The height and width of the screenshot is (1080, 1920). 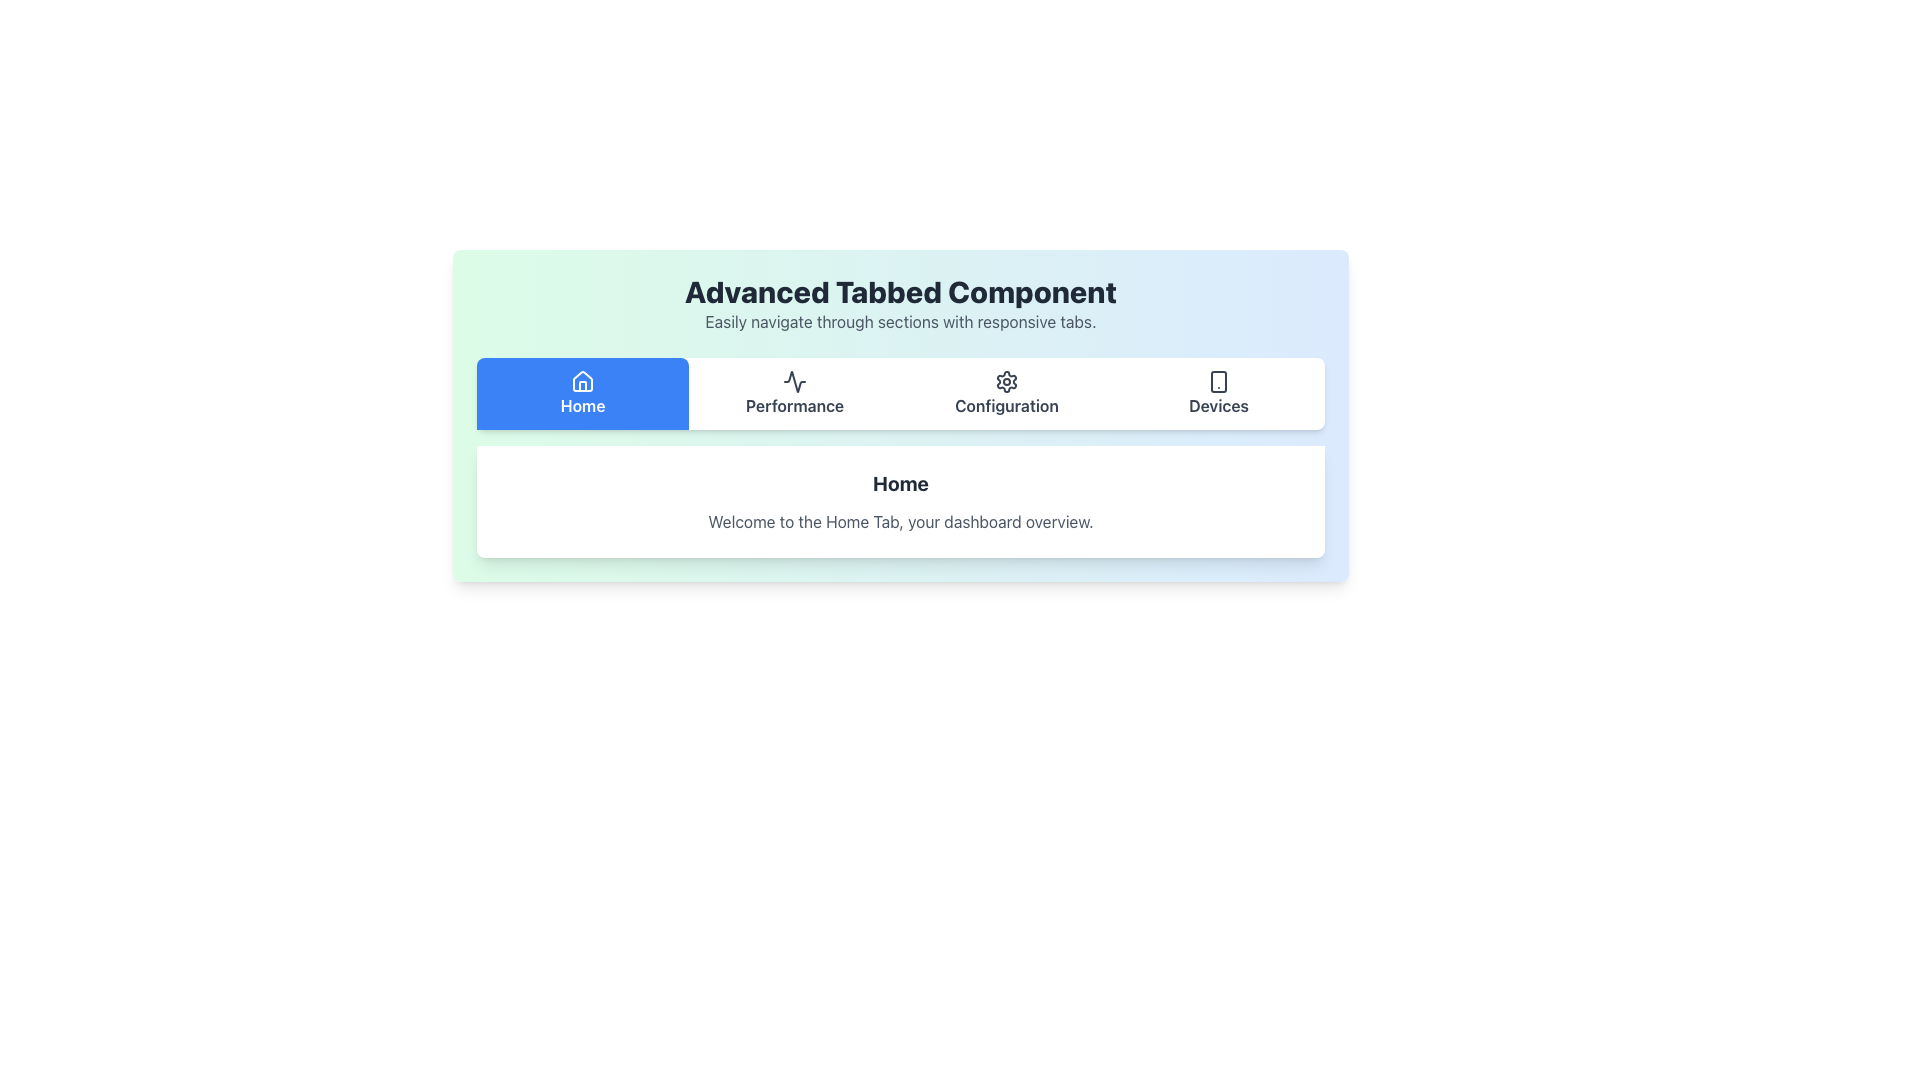 I want to click on the vertical rectangle shape representing the doorway in the home icon within the 'Home' tab of the navigation section, so click(x=581, y=385).